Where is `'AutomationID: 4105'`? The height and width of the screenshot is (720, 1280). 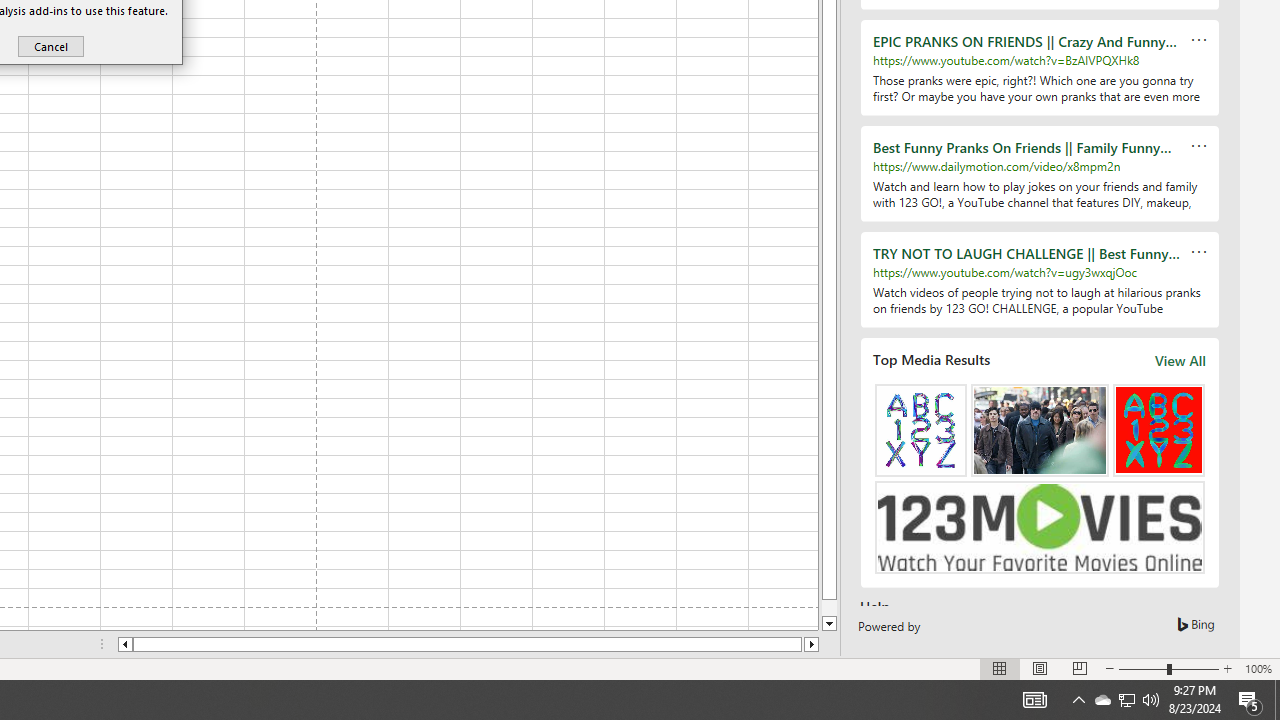 'AutomationID: 4105' is located at coordinates (1034, 698).